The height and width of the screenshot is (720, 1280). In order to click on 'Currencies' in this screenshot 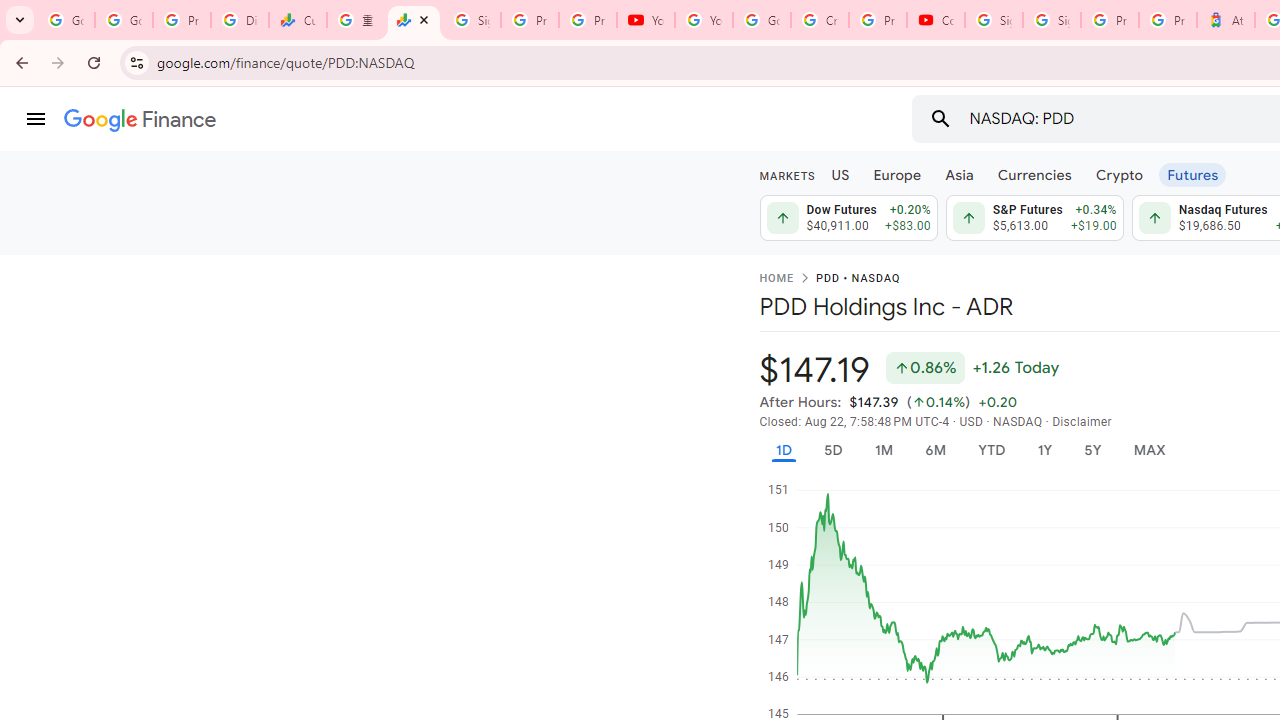, I will do `click(1034, 173)`.